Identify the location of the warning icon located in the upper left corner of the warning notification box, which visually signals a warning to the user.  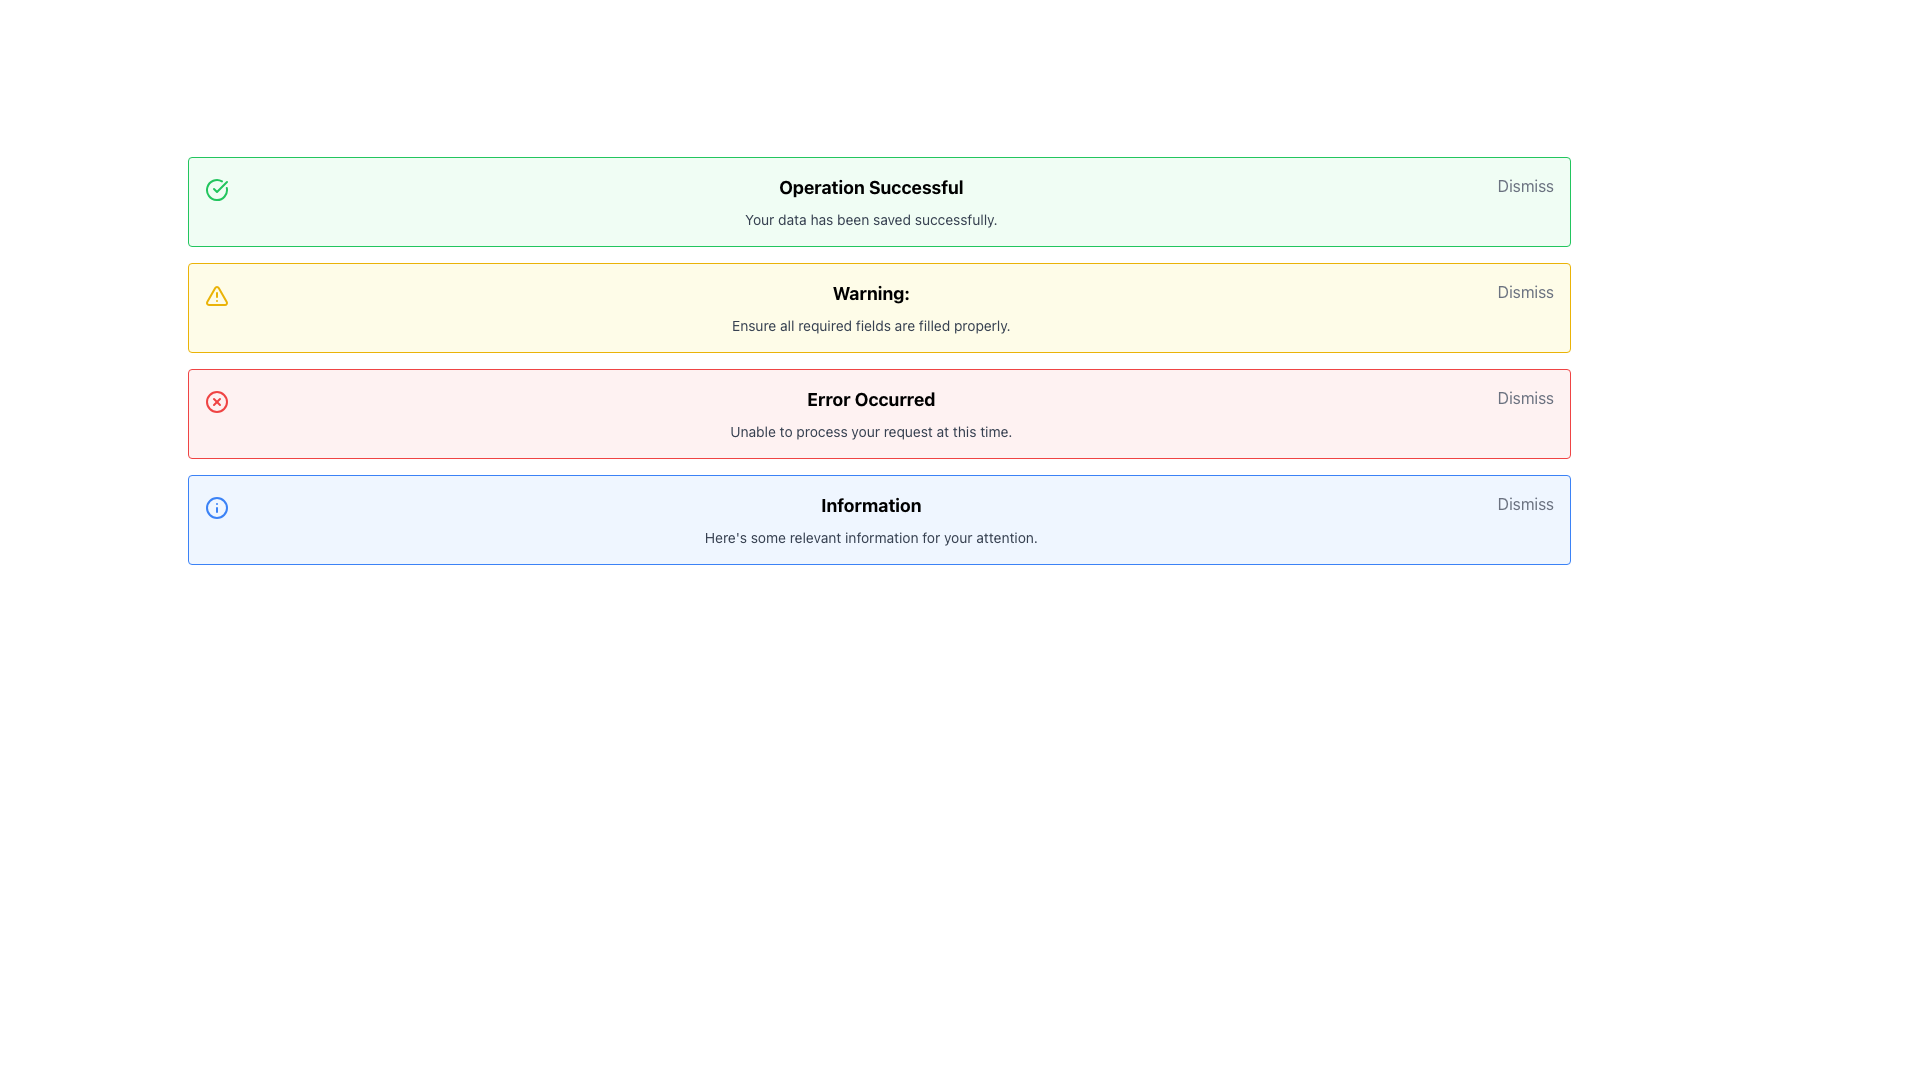
(216, 296).